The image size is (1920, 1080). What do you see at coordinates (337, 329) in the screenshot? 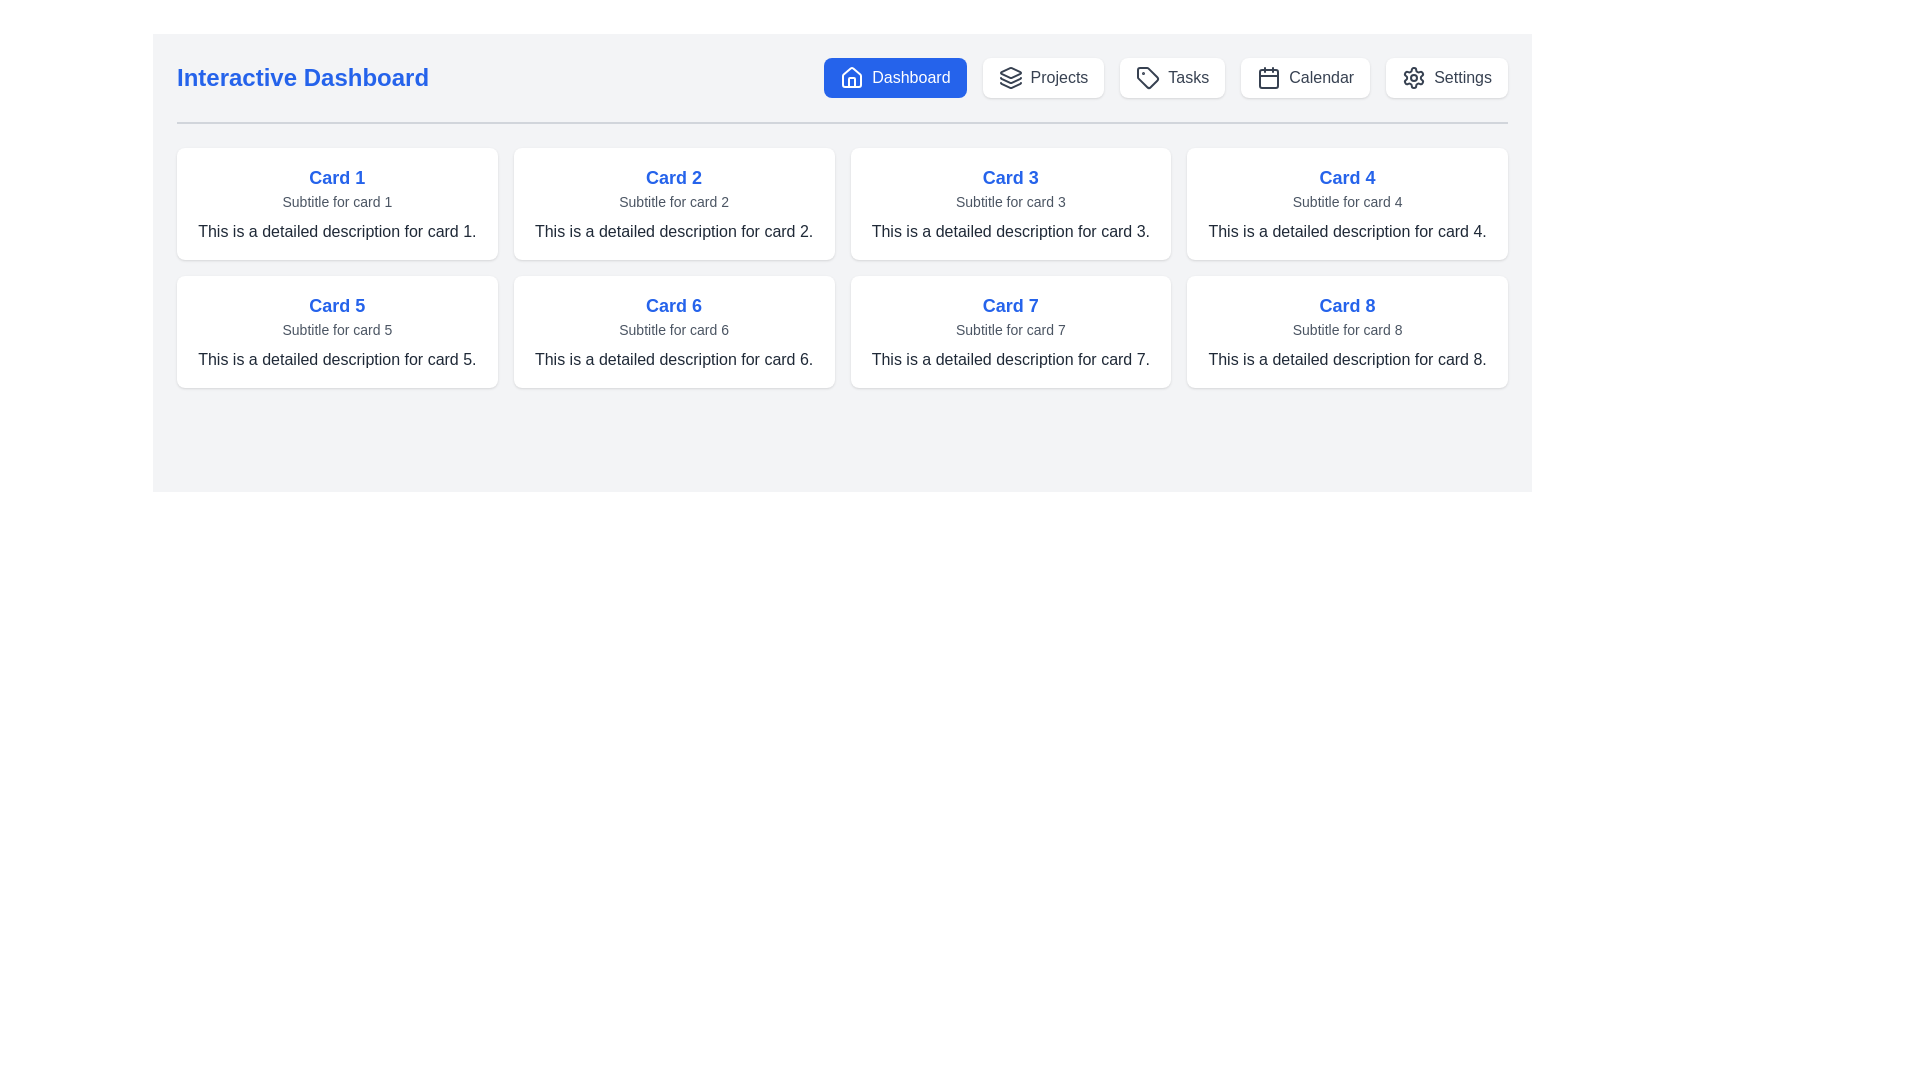
I see `the Text element located below the title 'Card 5' in the second card from the left in the second row of cards` at bounding box center [337, 329].